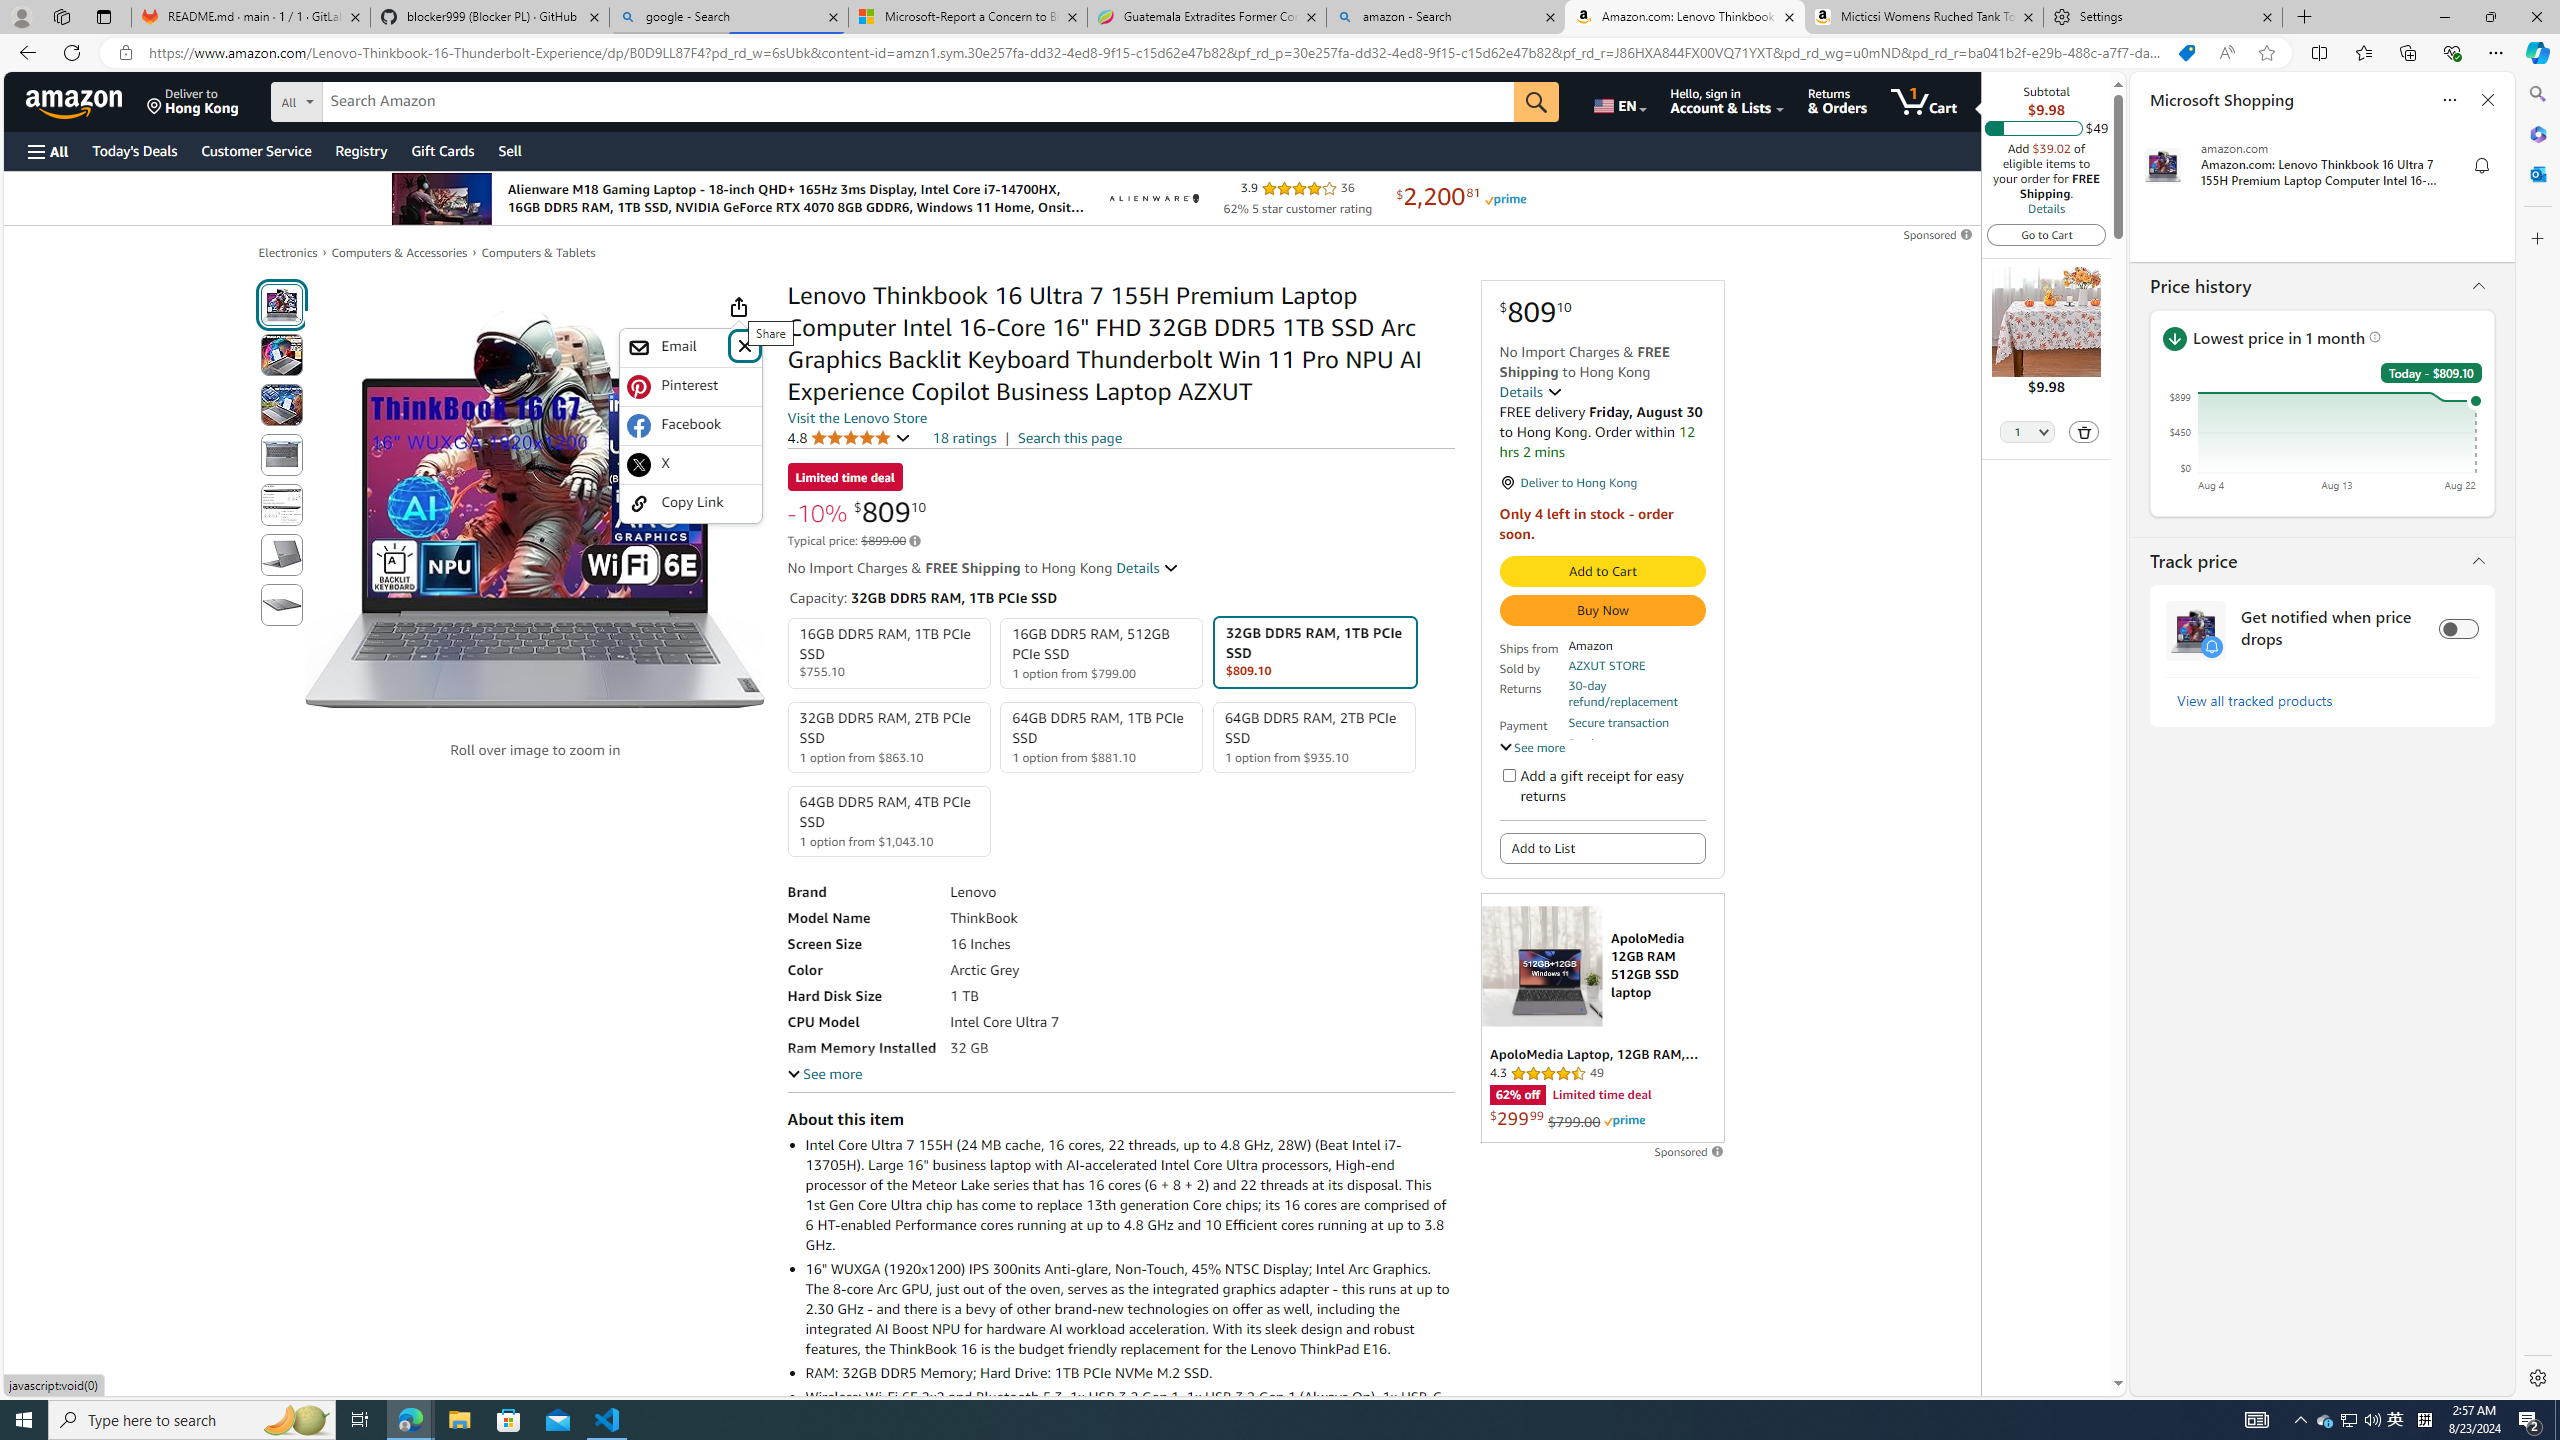  Describe the element at coordinates (1101, 652) in the screenshot. I see `'16GB DDR5 RAM, 512GB PCIe SSD 1 option from $799.00'` at that location.